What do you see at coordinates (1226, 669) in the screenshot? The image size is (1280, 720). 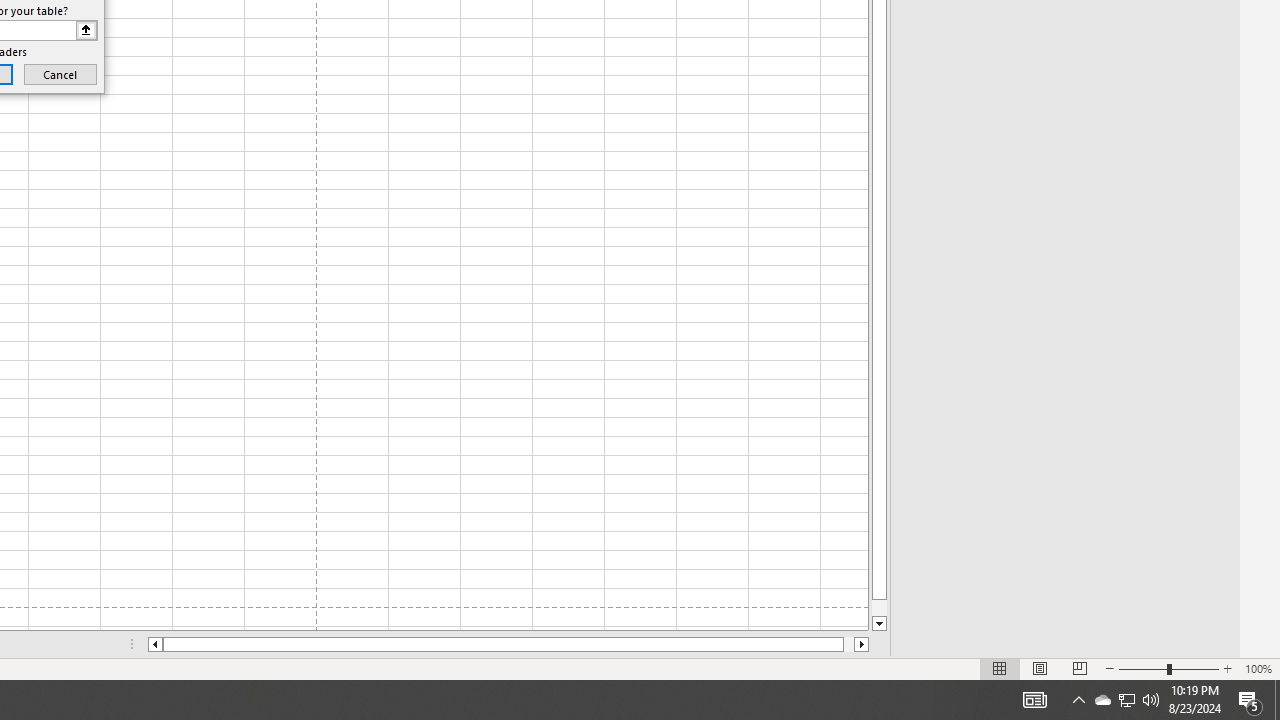 I see `'Zoom In'` at bounding box center [1226, 669].